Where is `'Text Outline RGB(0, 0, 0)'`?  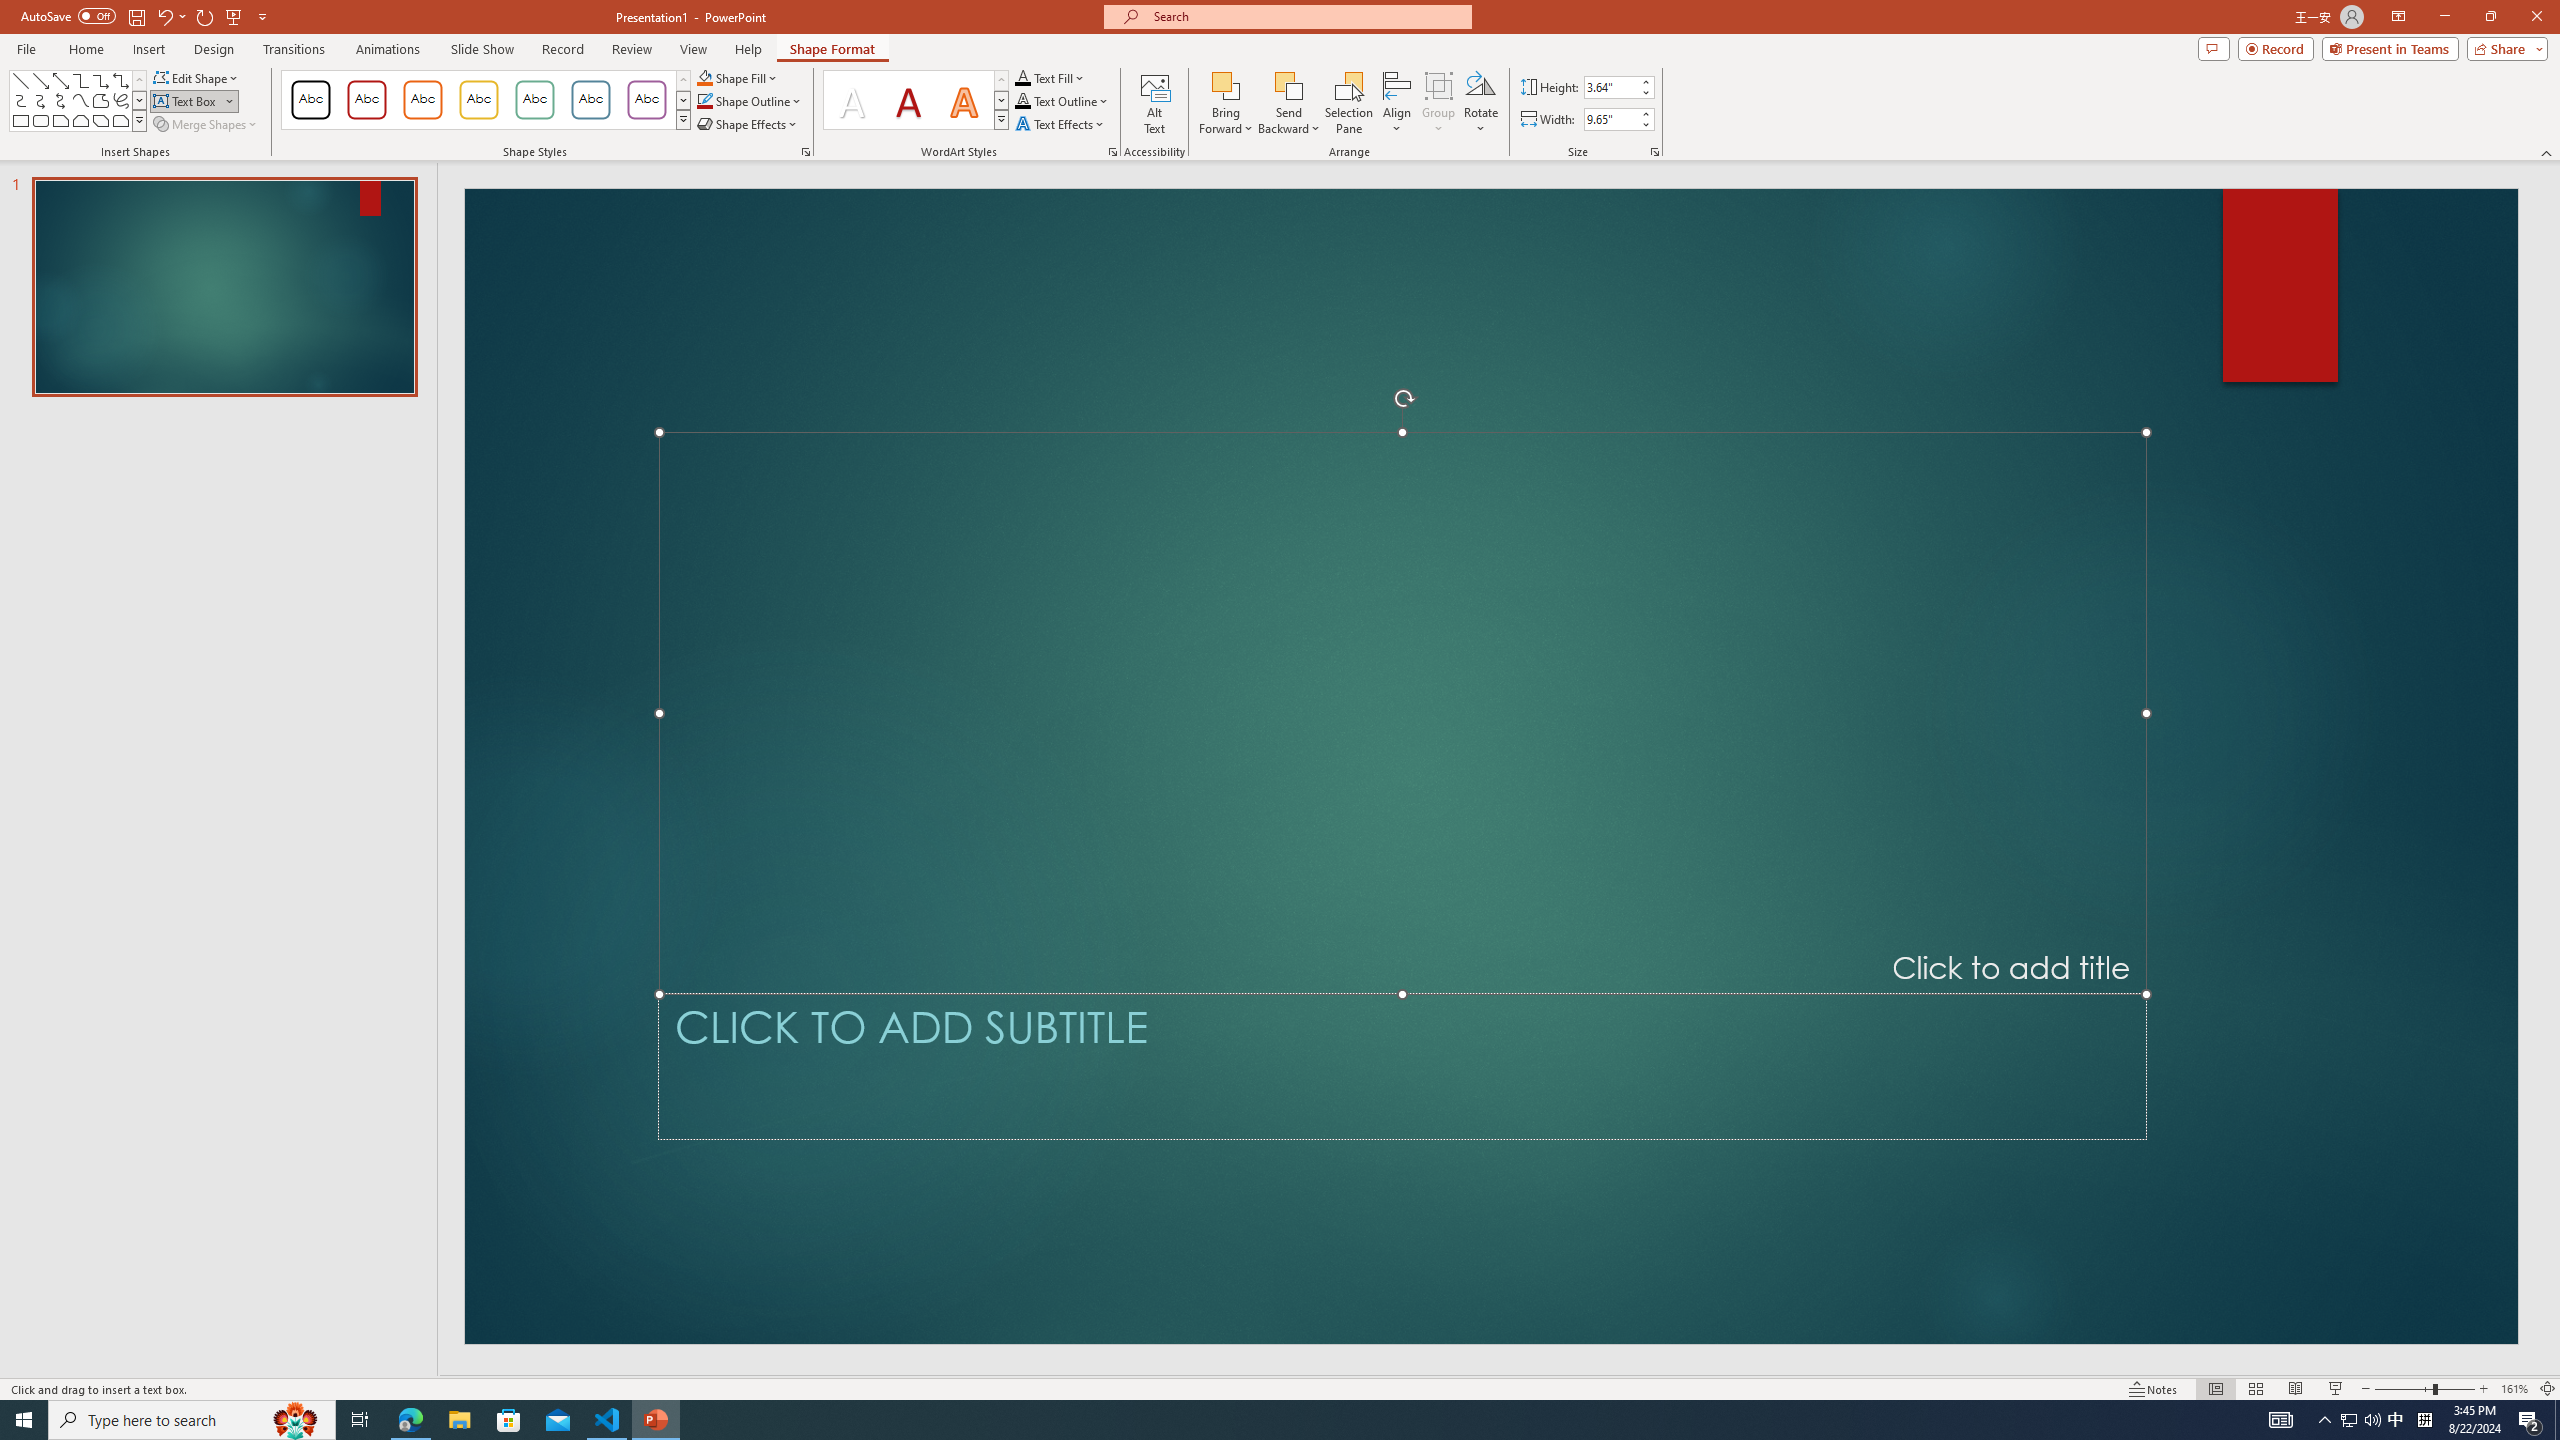
'Text Outline RGB(0, 0, 0)' is located at coordinates (1022, 99).